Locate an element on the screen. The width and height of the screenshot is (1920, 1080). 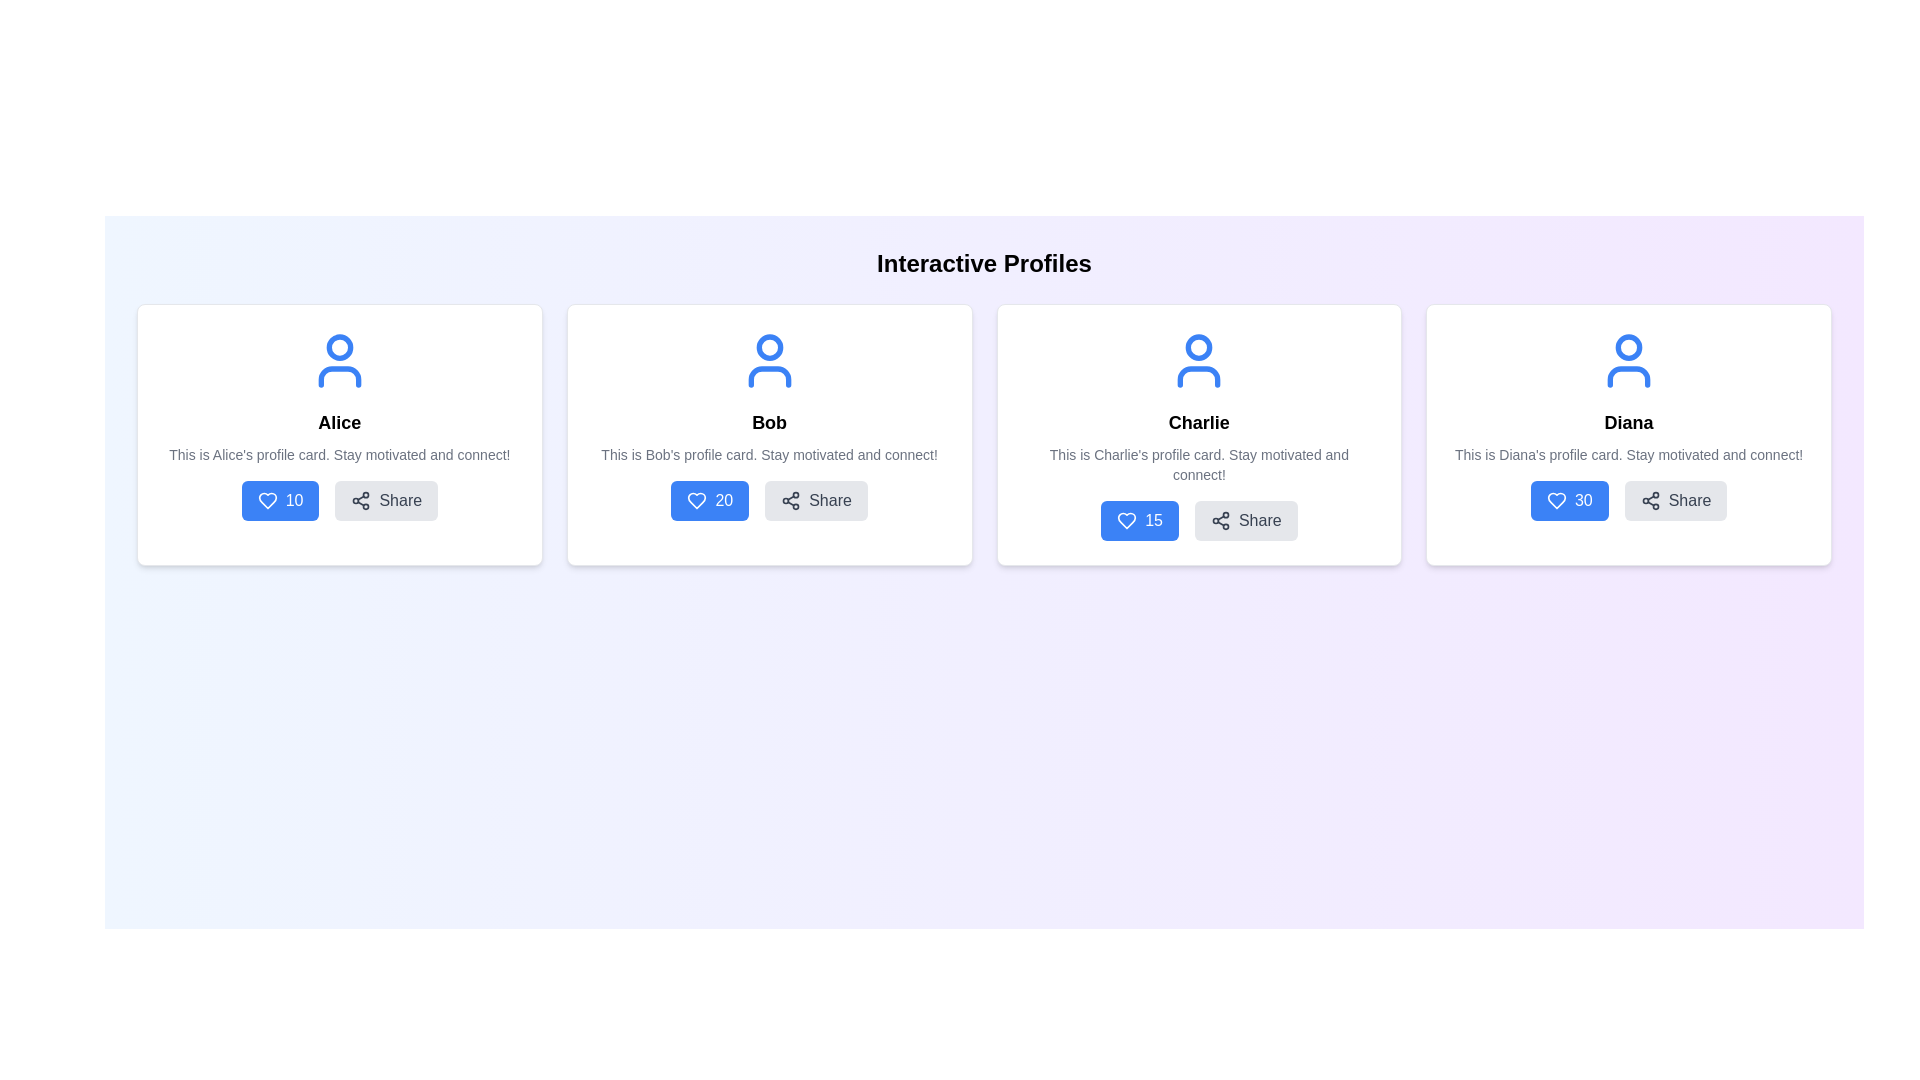
the profile icon located at the upper section of the profile card labeled 'Charlie', which is the third card in a horizontal list is located at coordinates (1199, 361).